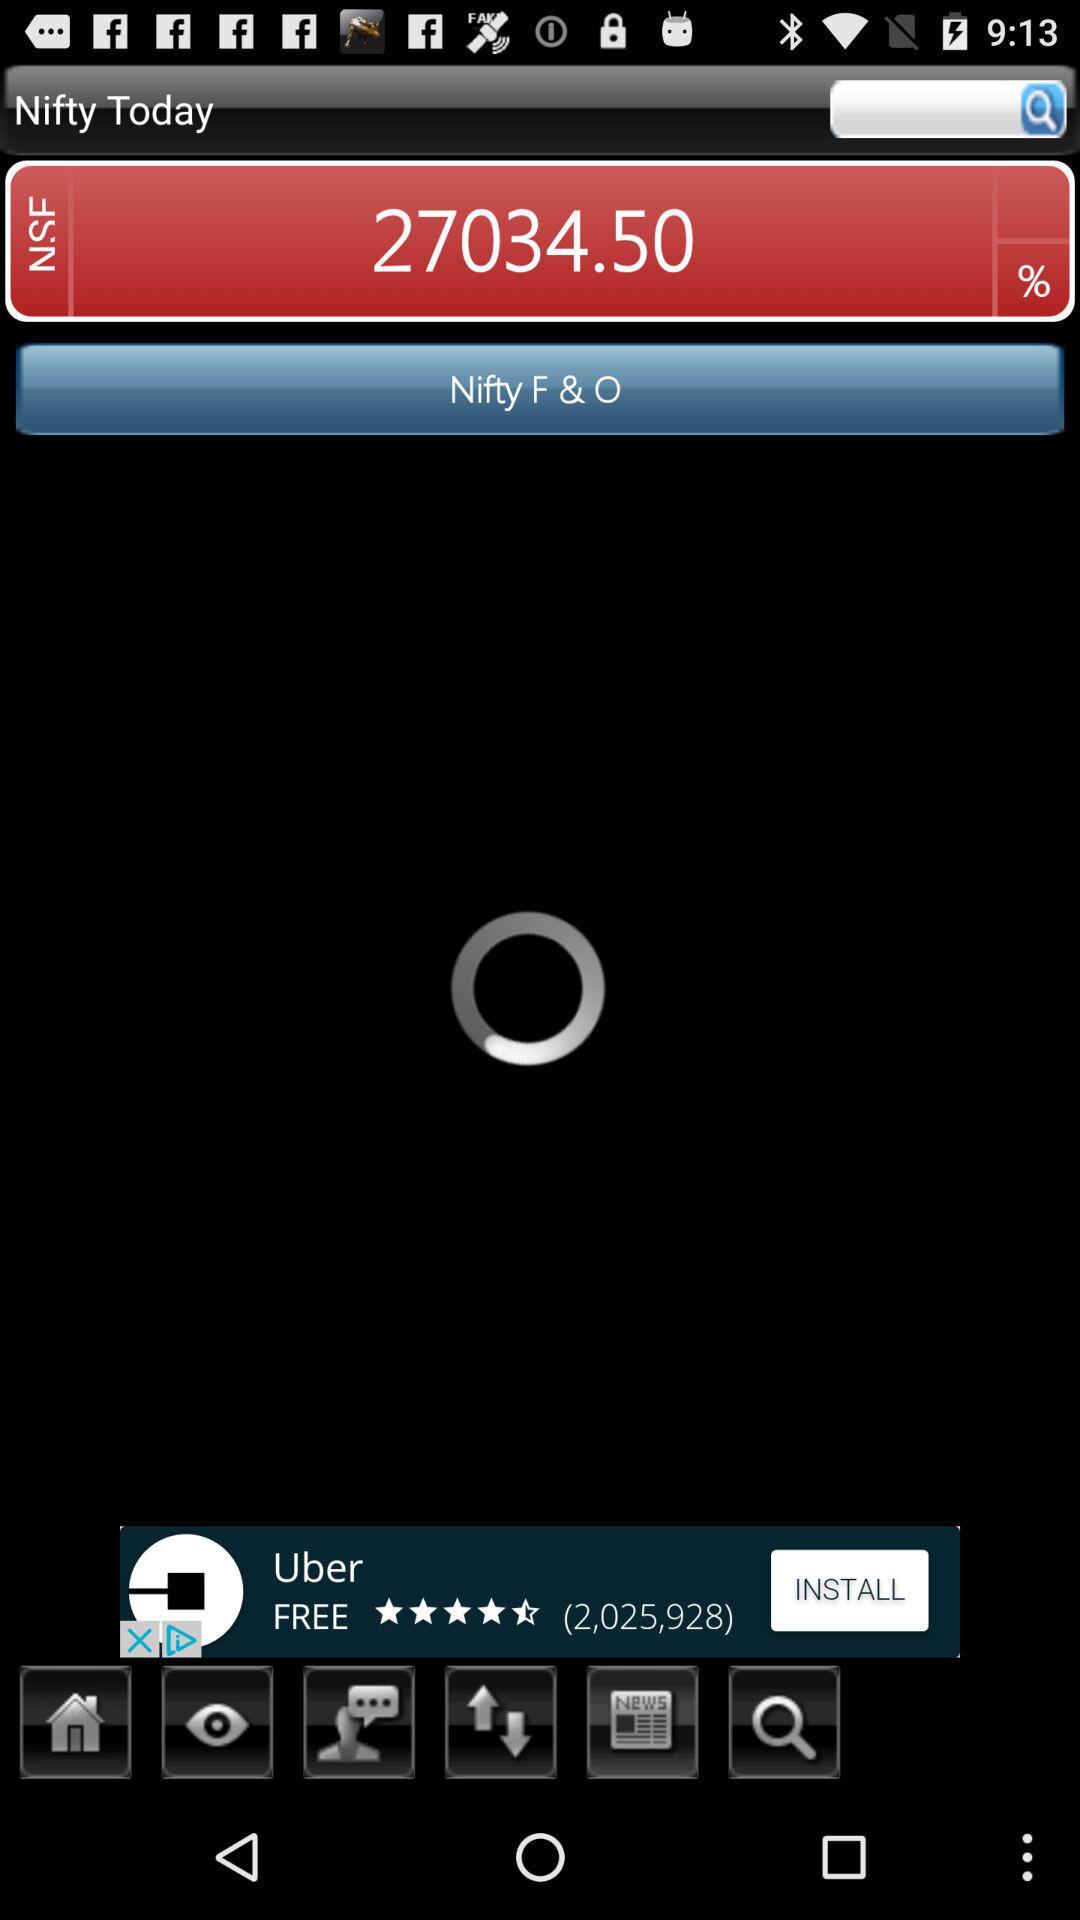  Describe the element at coordinates (358, 1727) in the screenshot. I see `message` at that location.